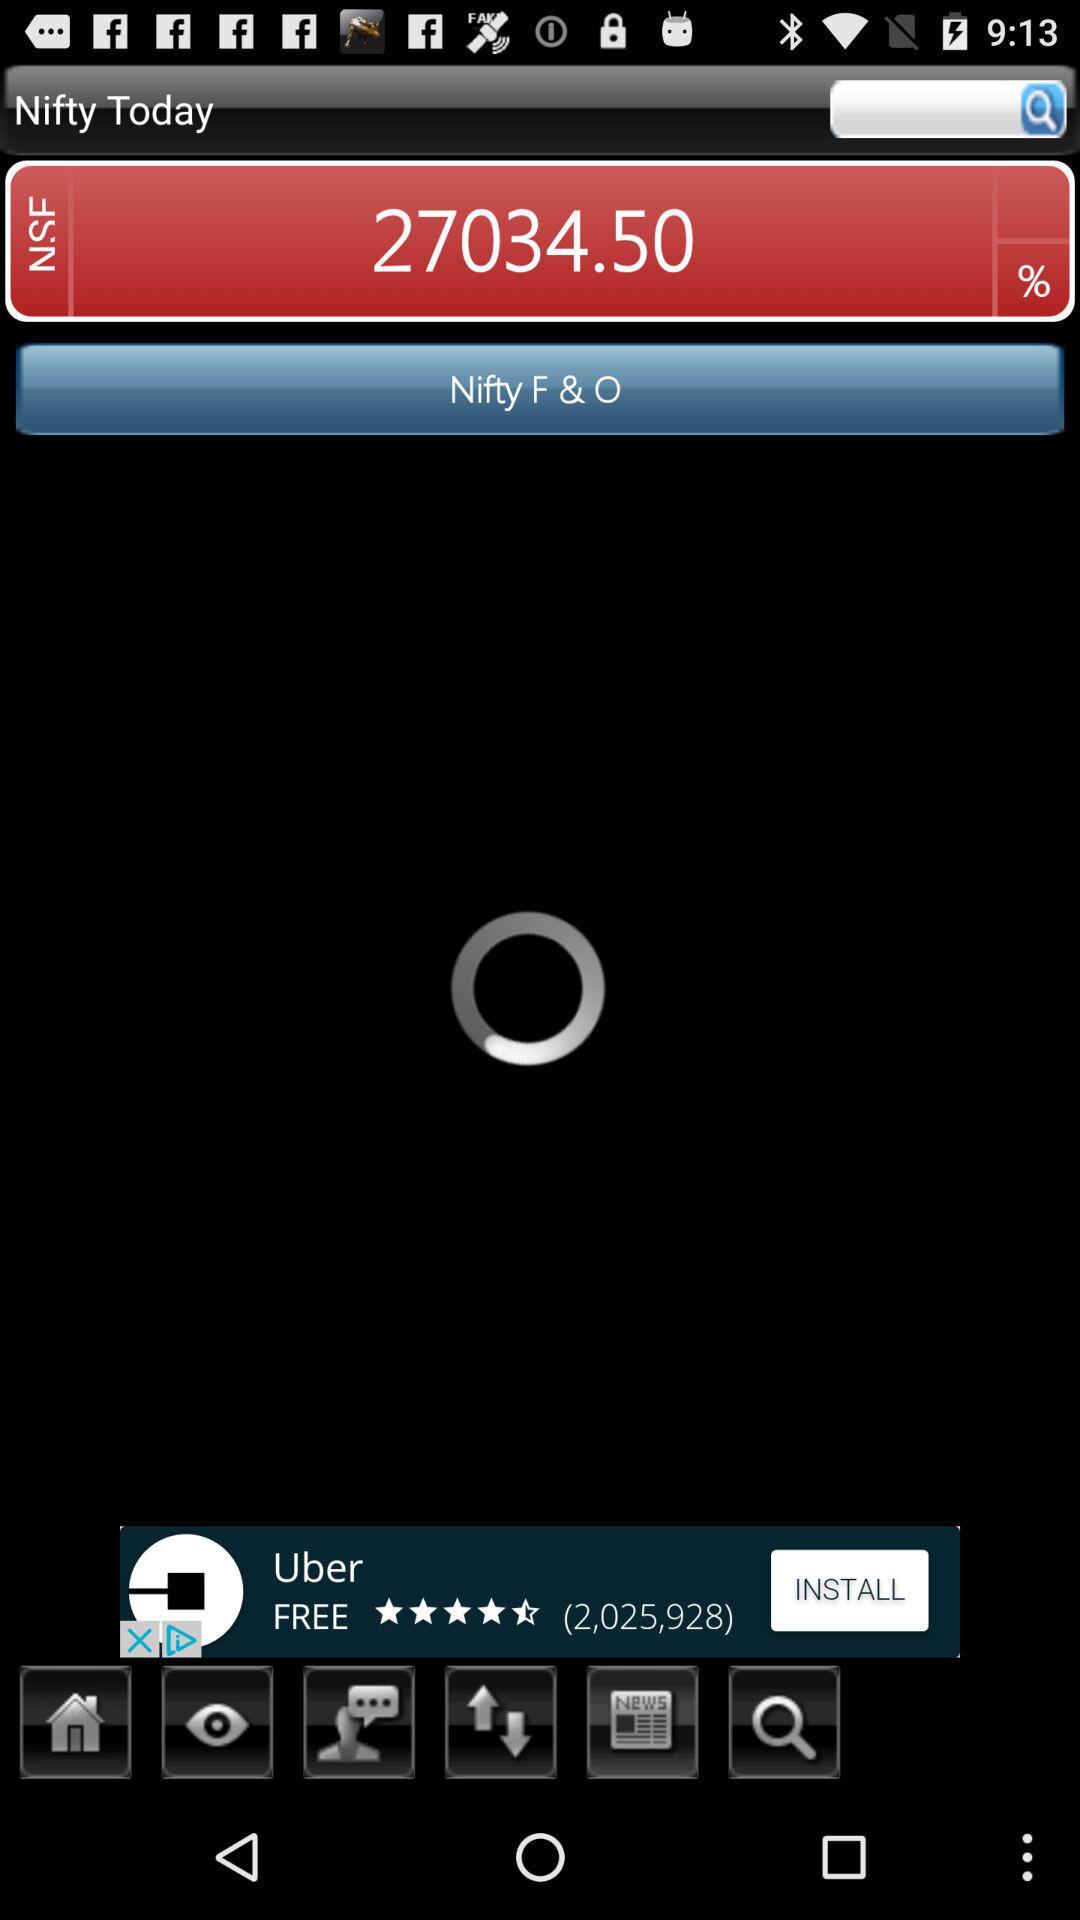  Describe the element at coordinates (358, 1727) in the screenshot. I see `message` at that location.